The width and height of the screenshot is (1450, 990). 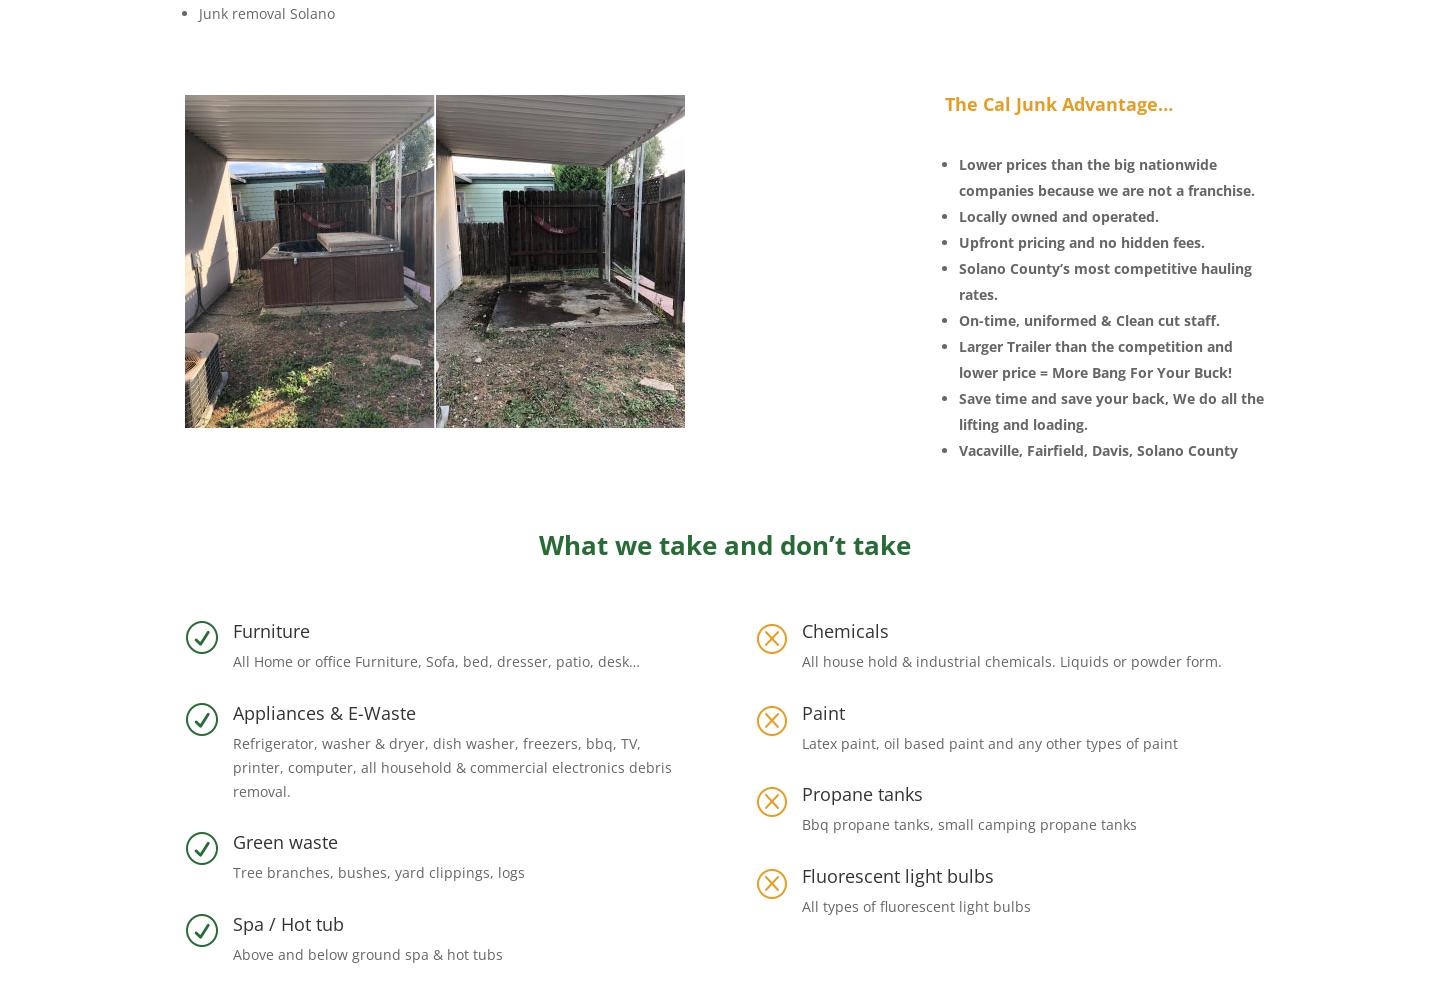 I want to click on 'Furniture', so click(x=232, y=630).